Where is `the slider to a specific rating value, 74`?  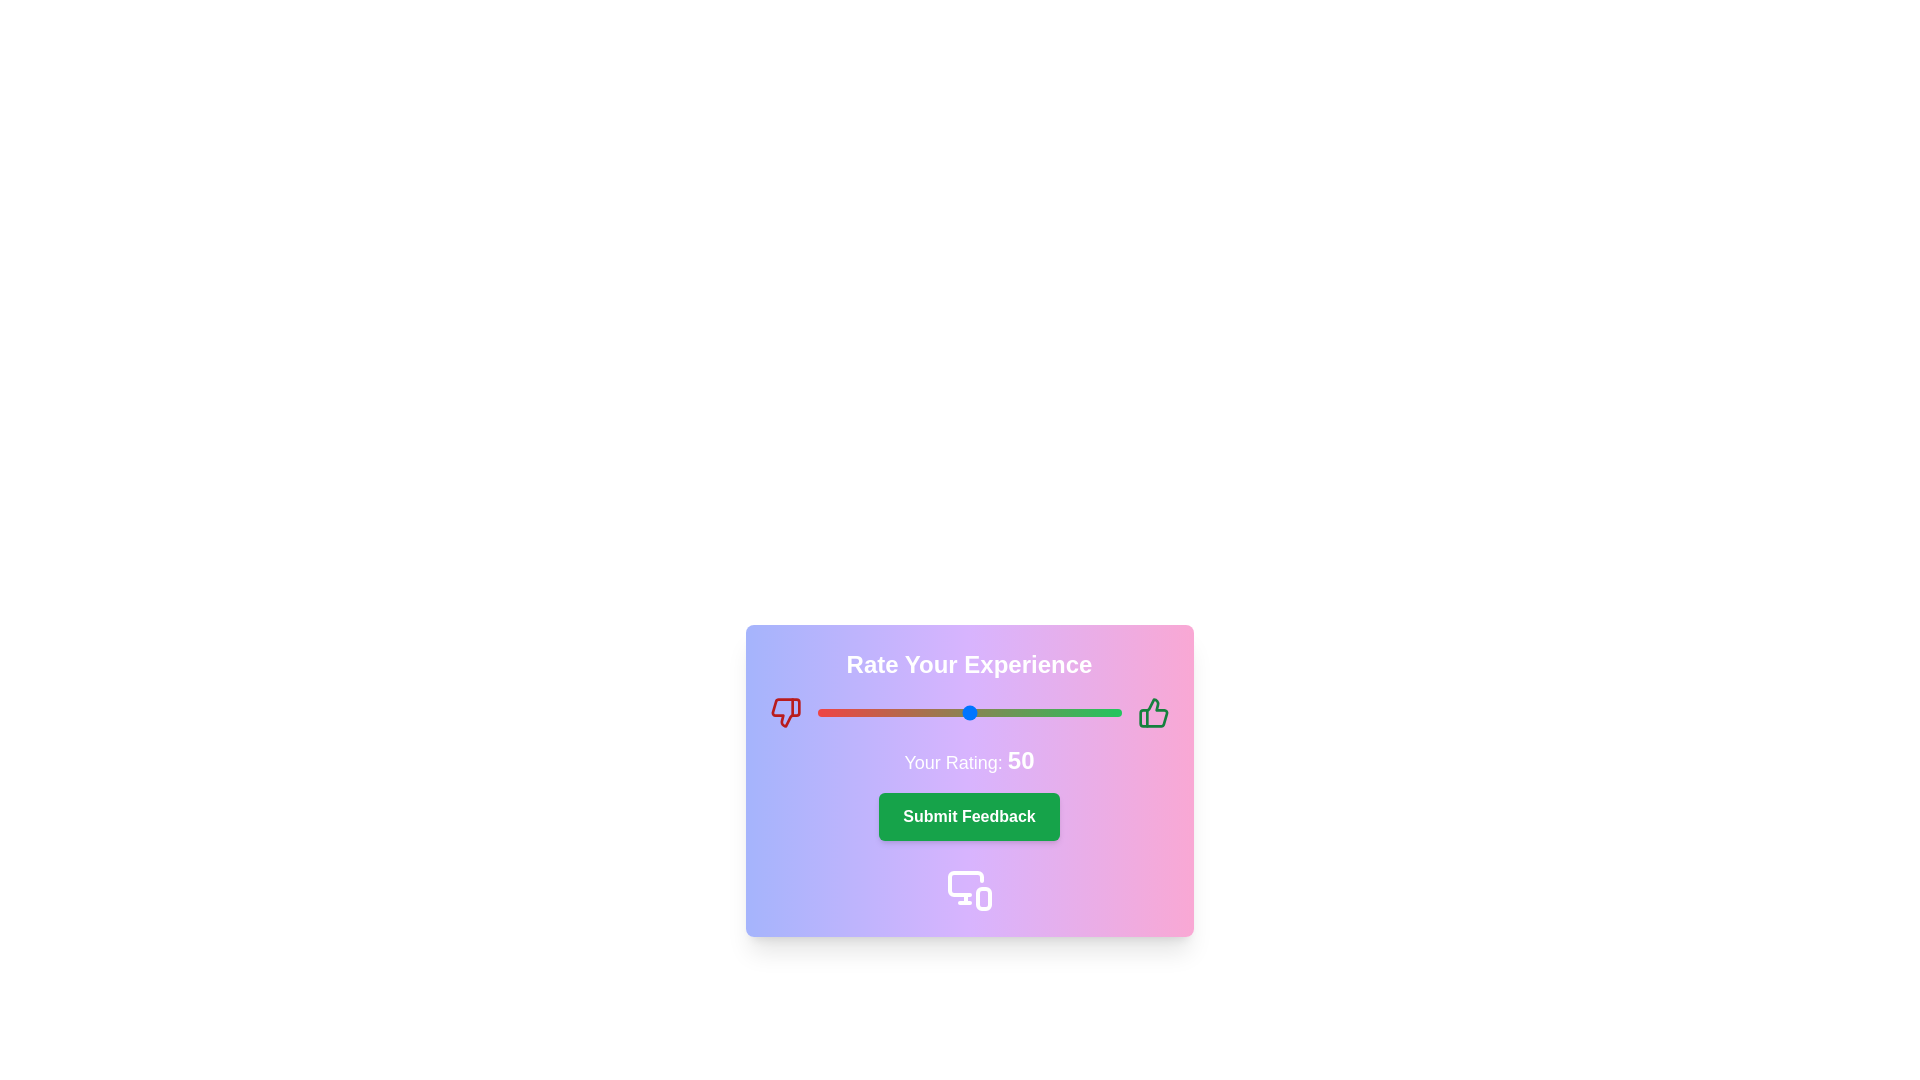 the slider to a specific rating value, 74 is located at coordinates (1041, 712).